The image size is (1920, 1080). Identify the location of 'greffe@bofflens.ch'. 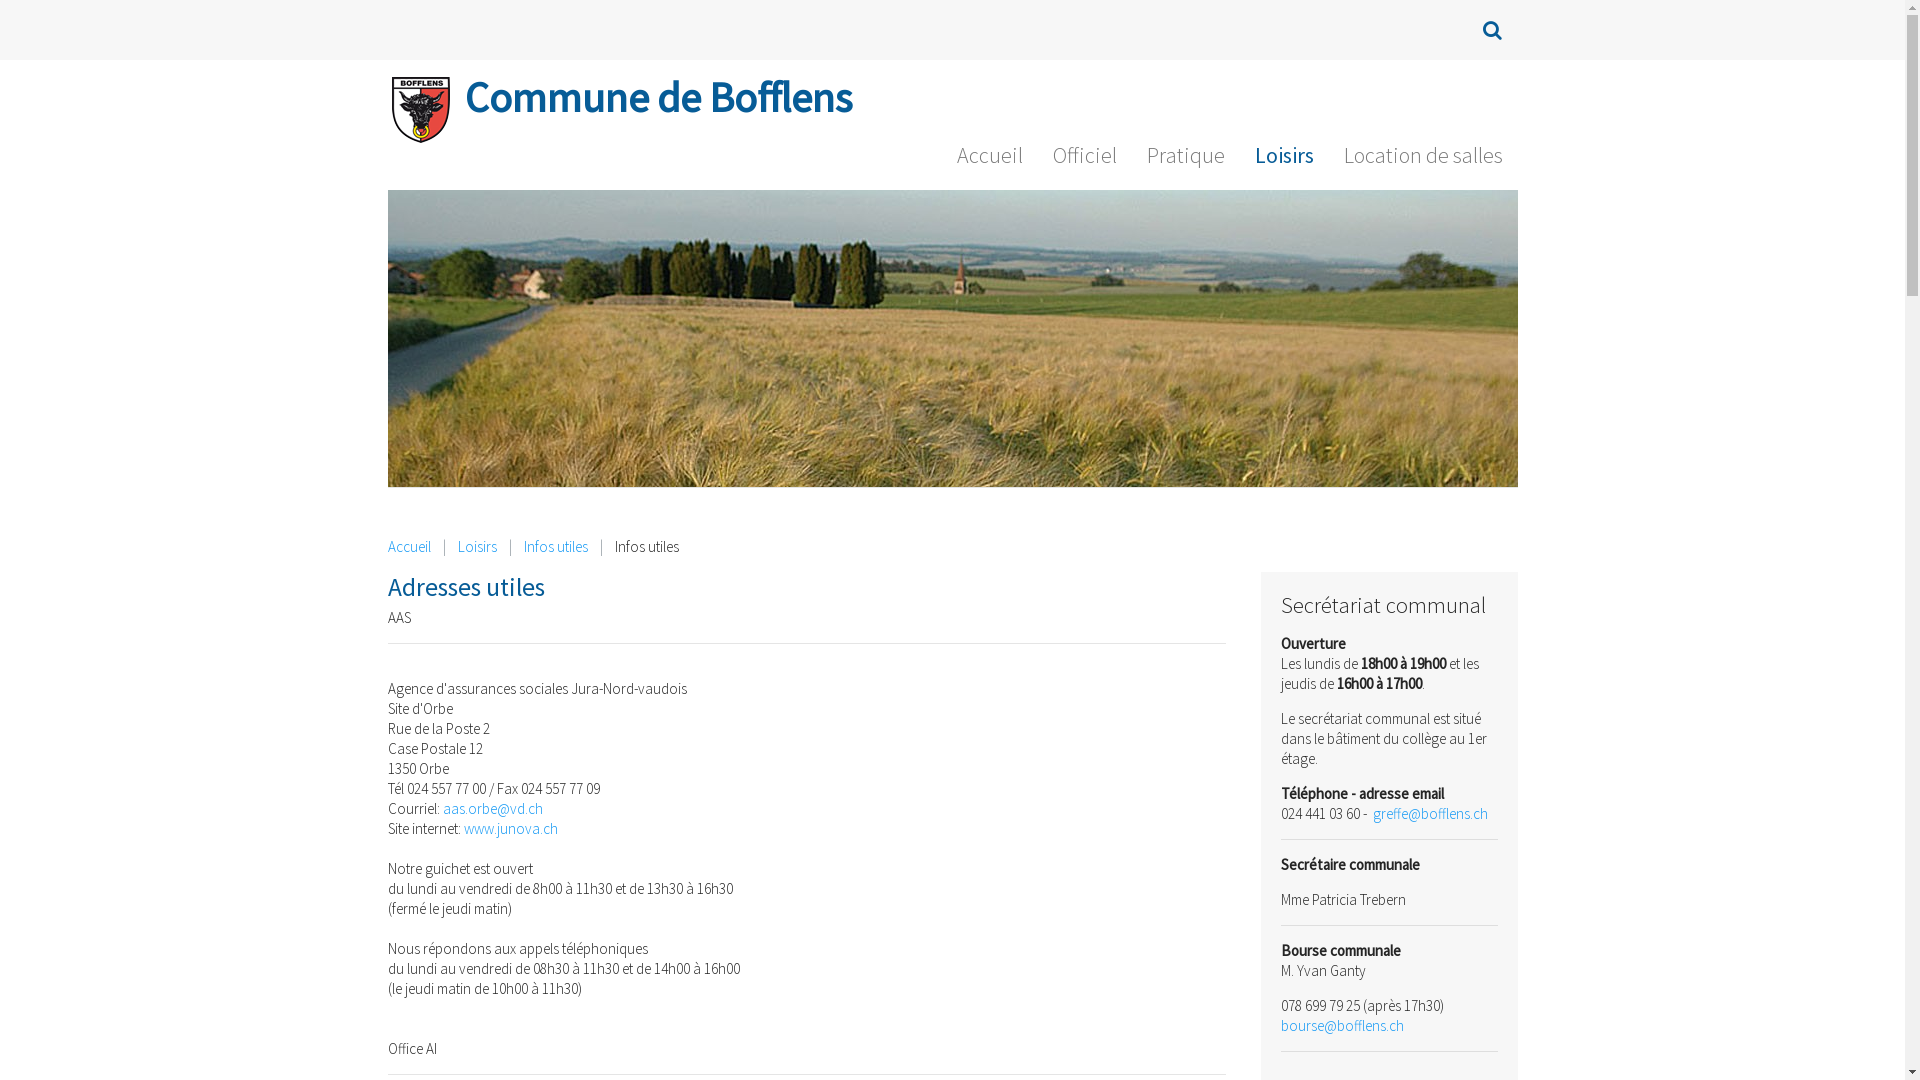
(1429, 813).